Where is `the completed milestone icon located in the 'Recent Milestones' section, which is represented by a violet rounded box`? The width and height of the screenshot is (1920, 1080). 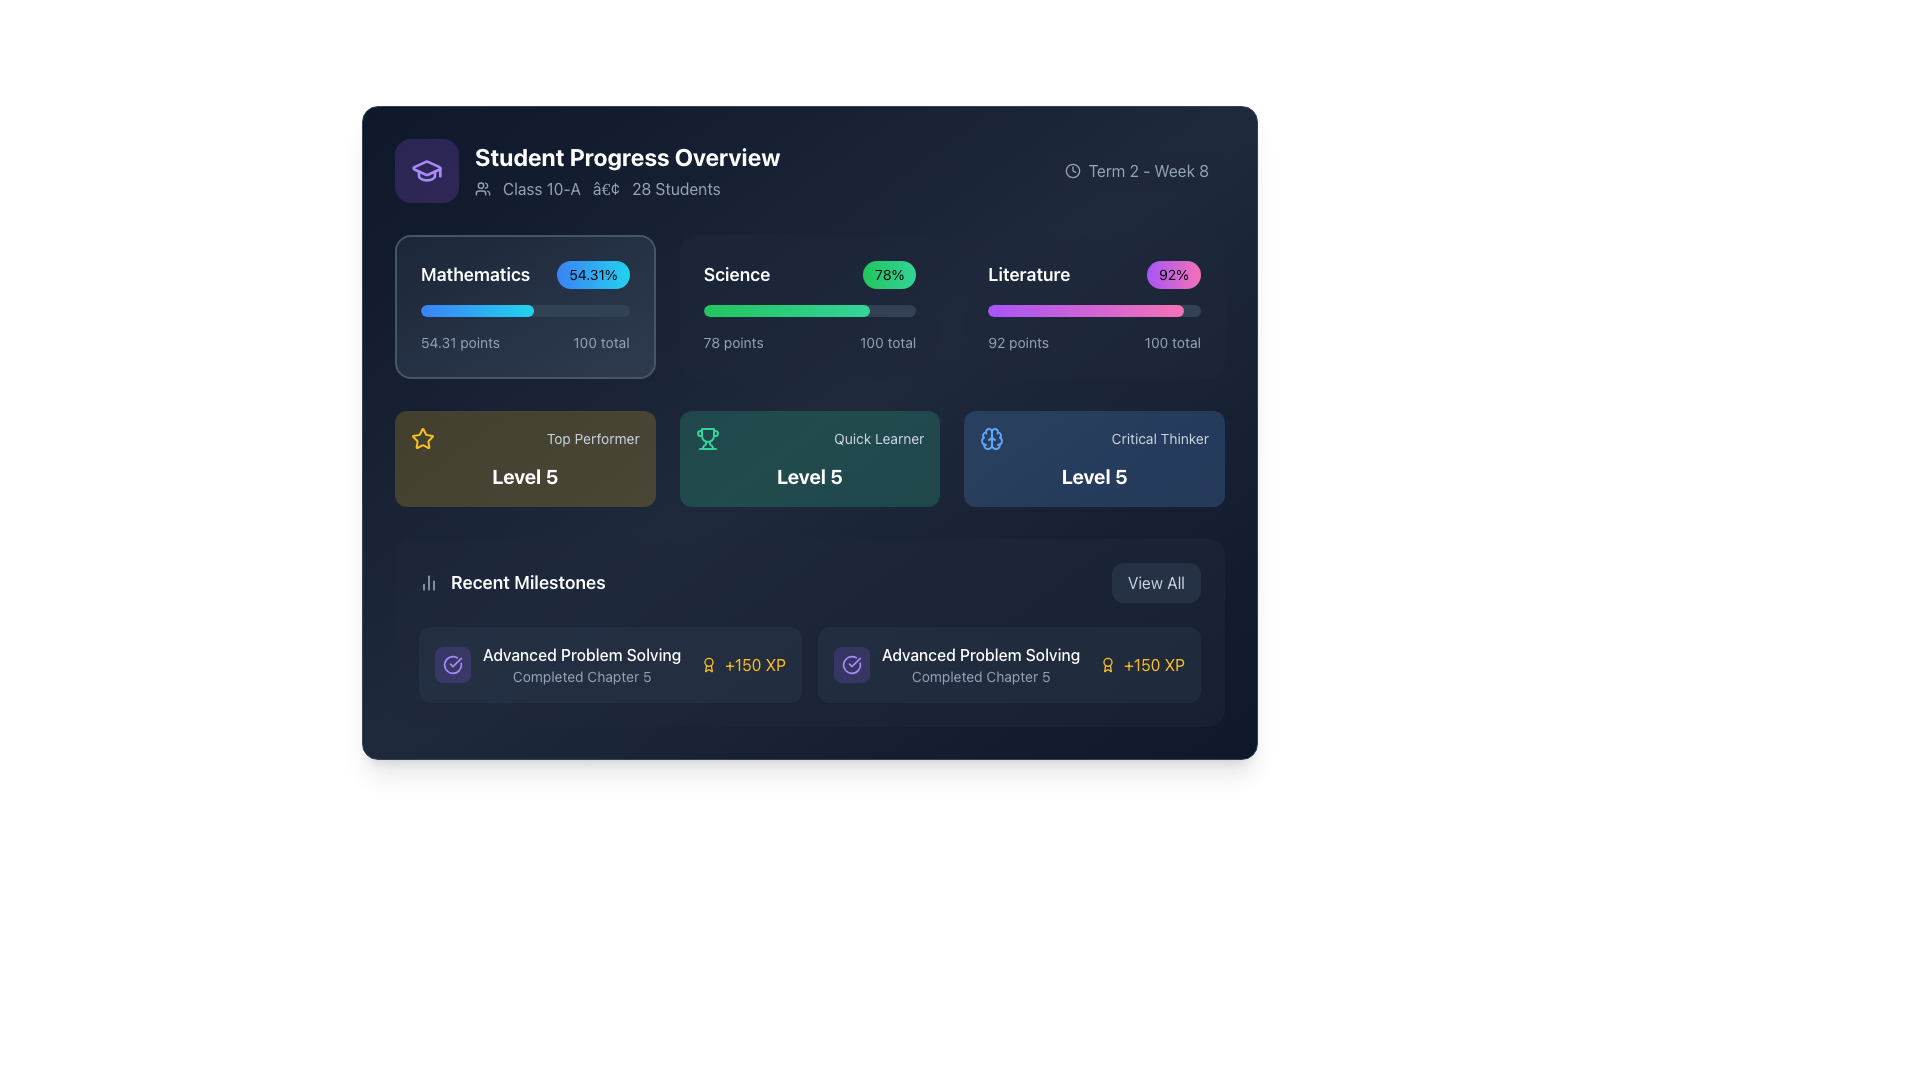
the completed milestone icon located in the 'Recent Milestones' section, which is represented by a violet rounded box is located at coordinates (851, 664).